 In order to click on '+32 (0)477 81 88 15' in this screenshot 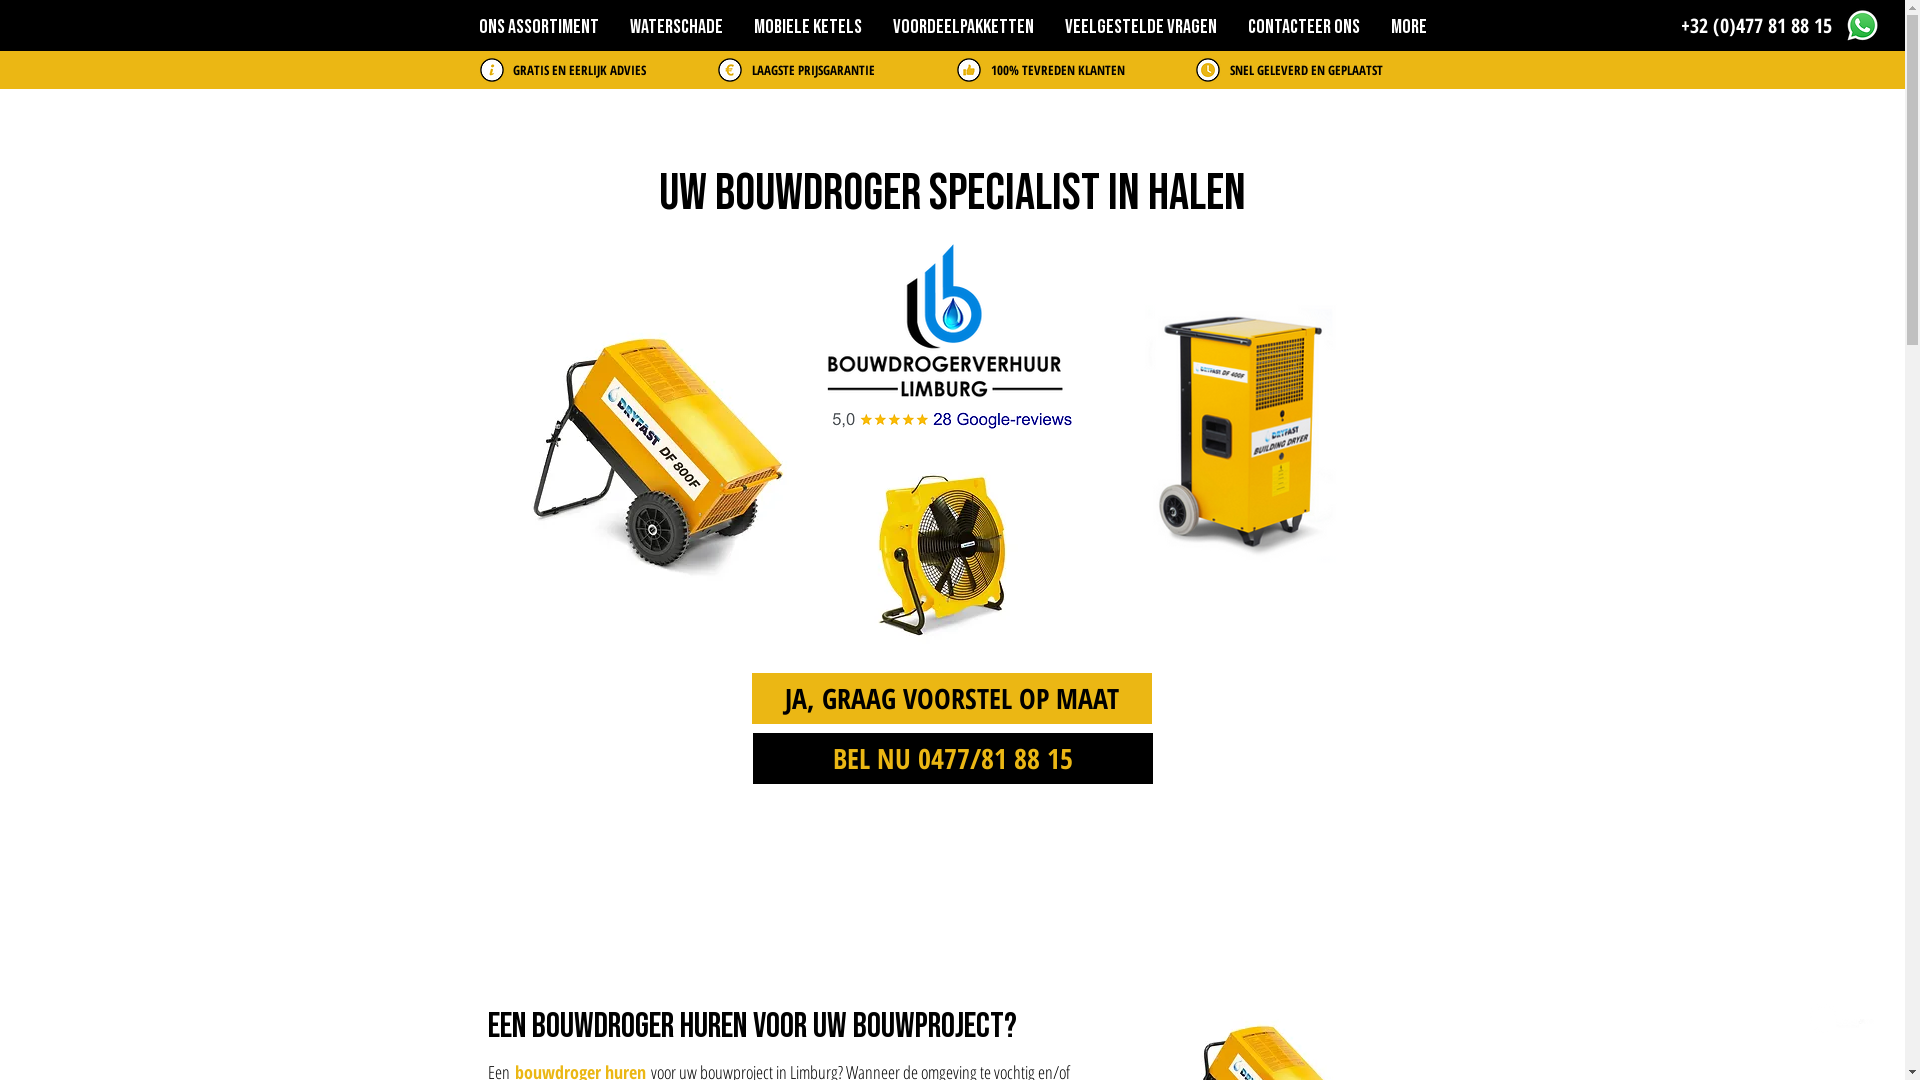, I will do `click(1680, 26)`.